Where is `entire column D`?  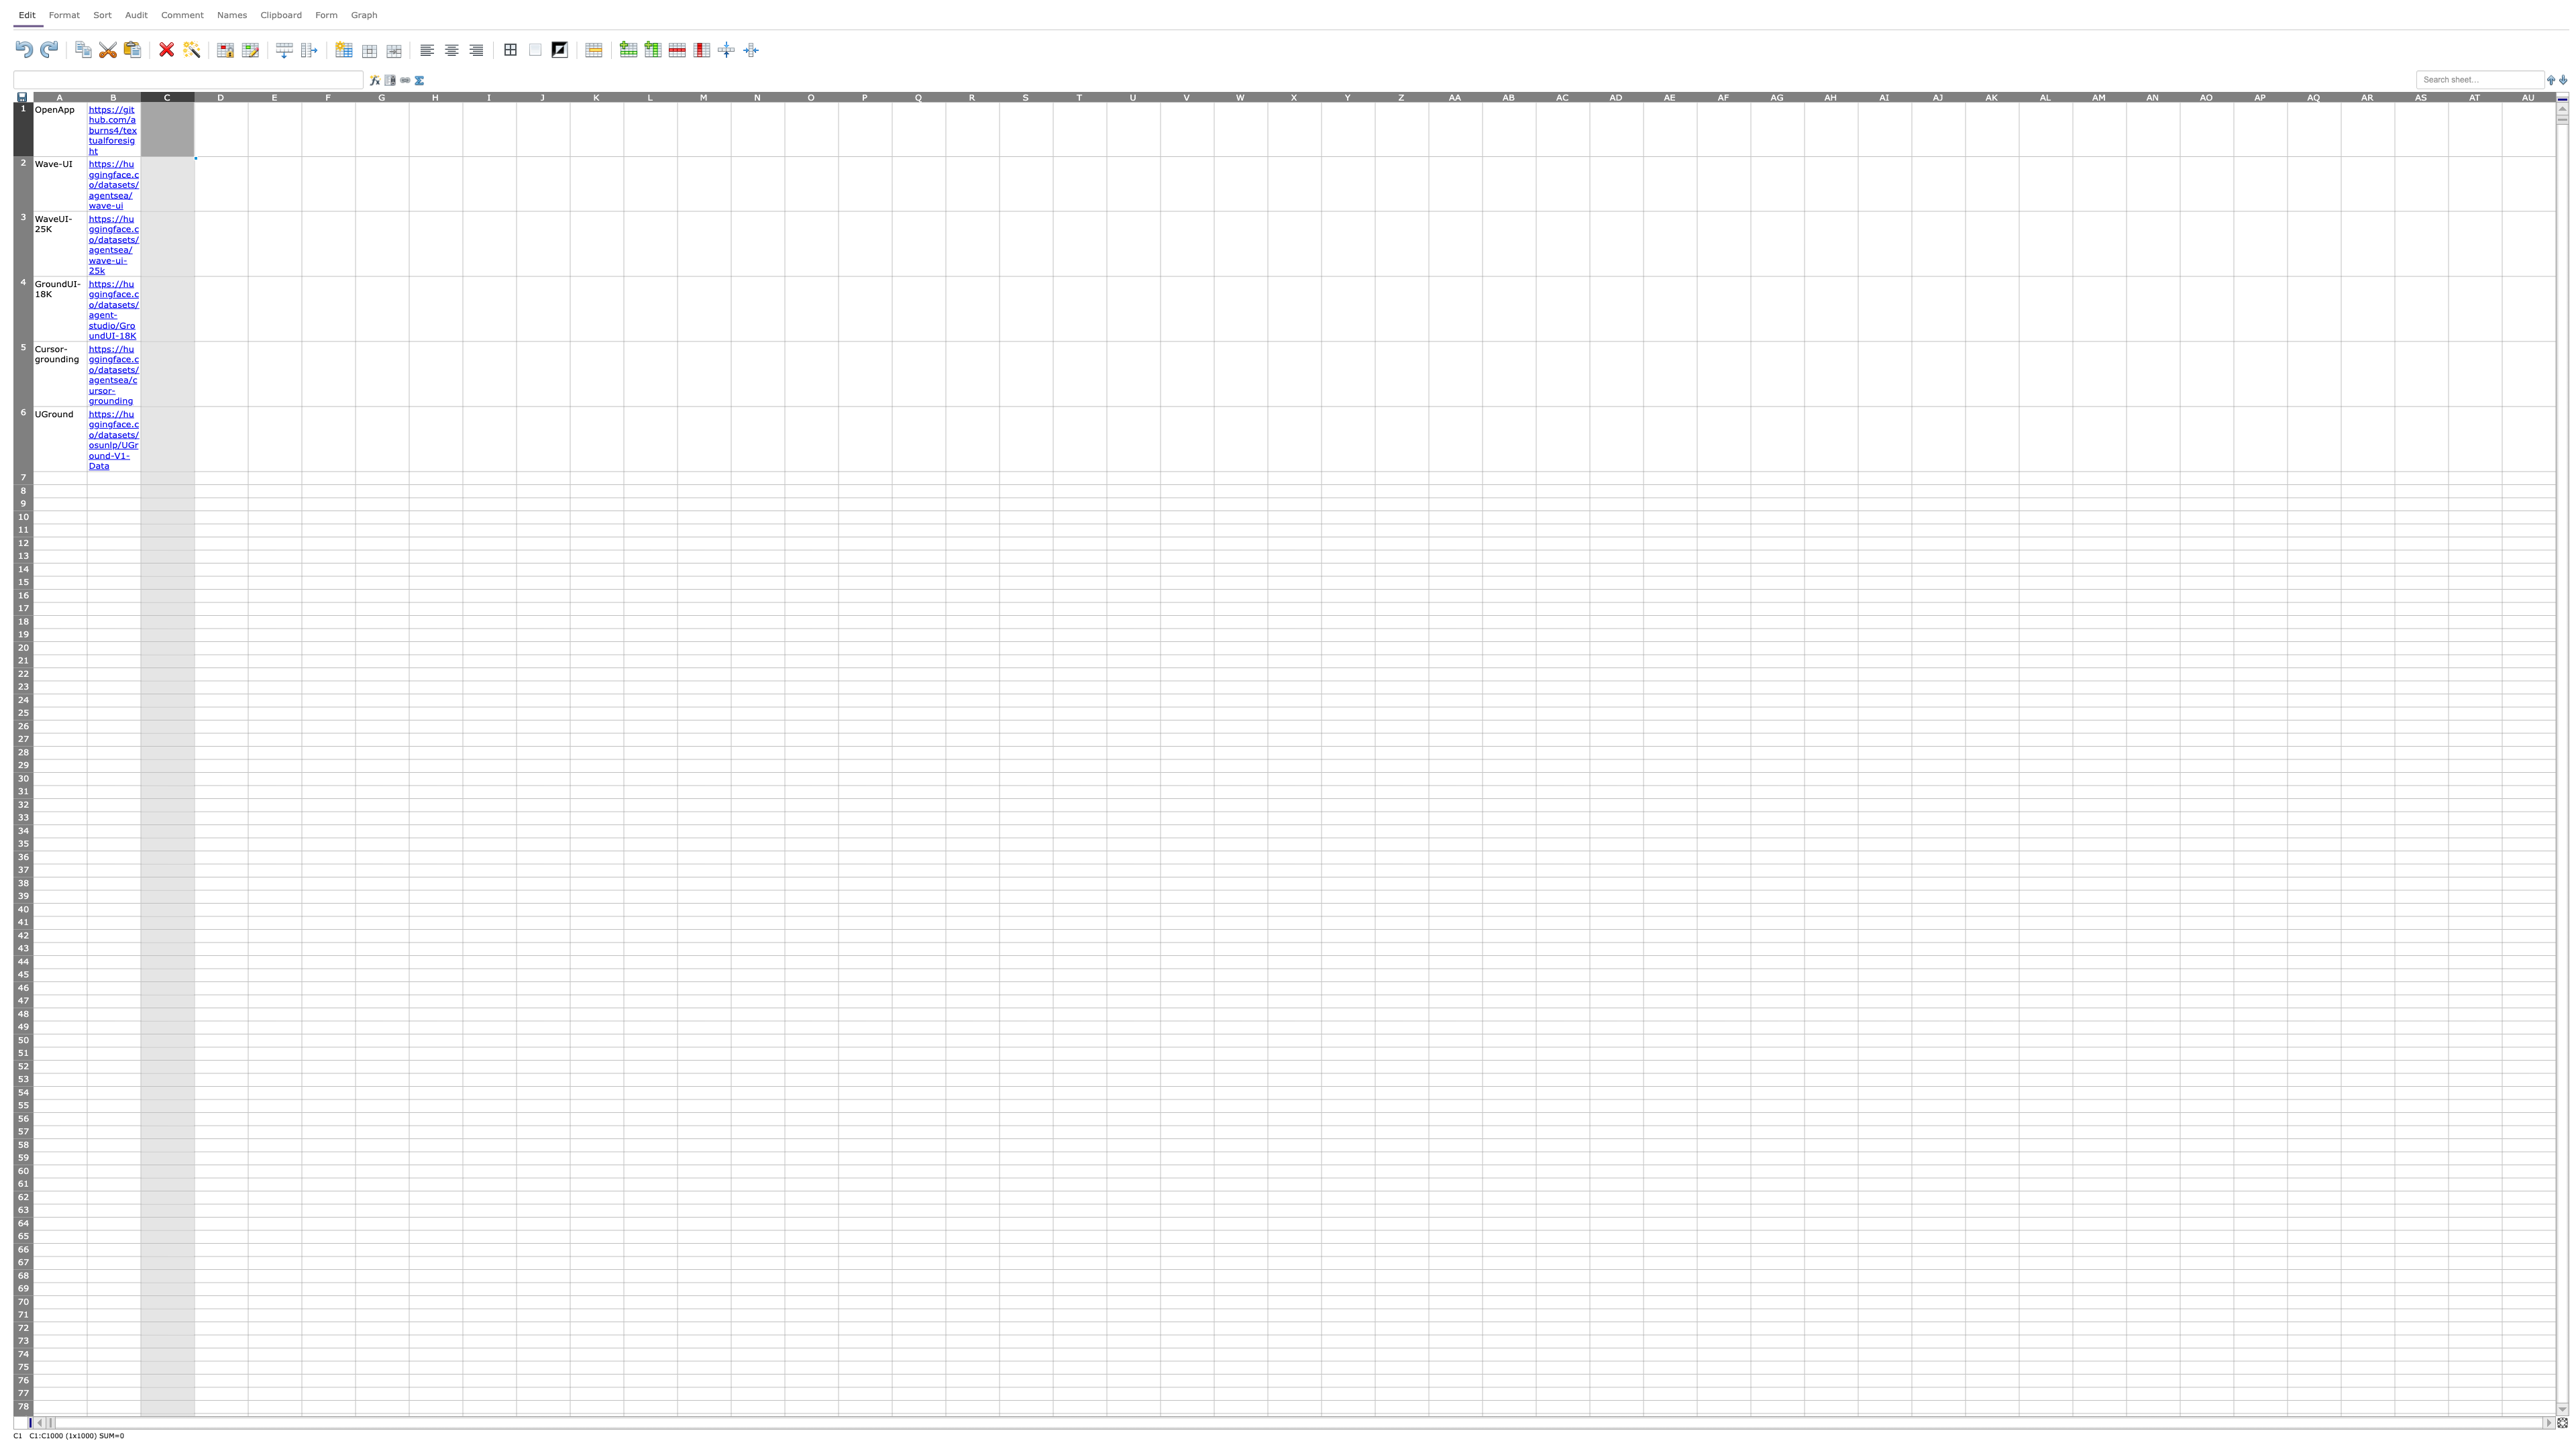
entire column D is located at coordinates (220, 95).